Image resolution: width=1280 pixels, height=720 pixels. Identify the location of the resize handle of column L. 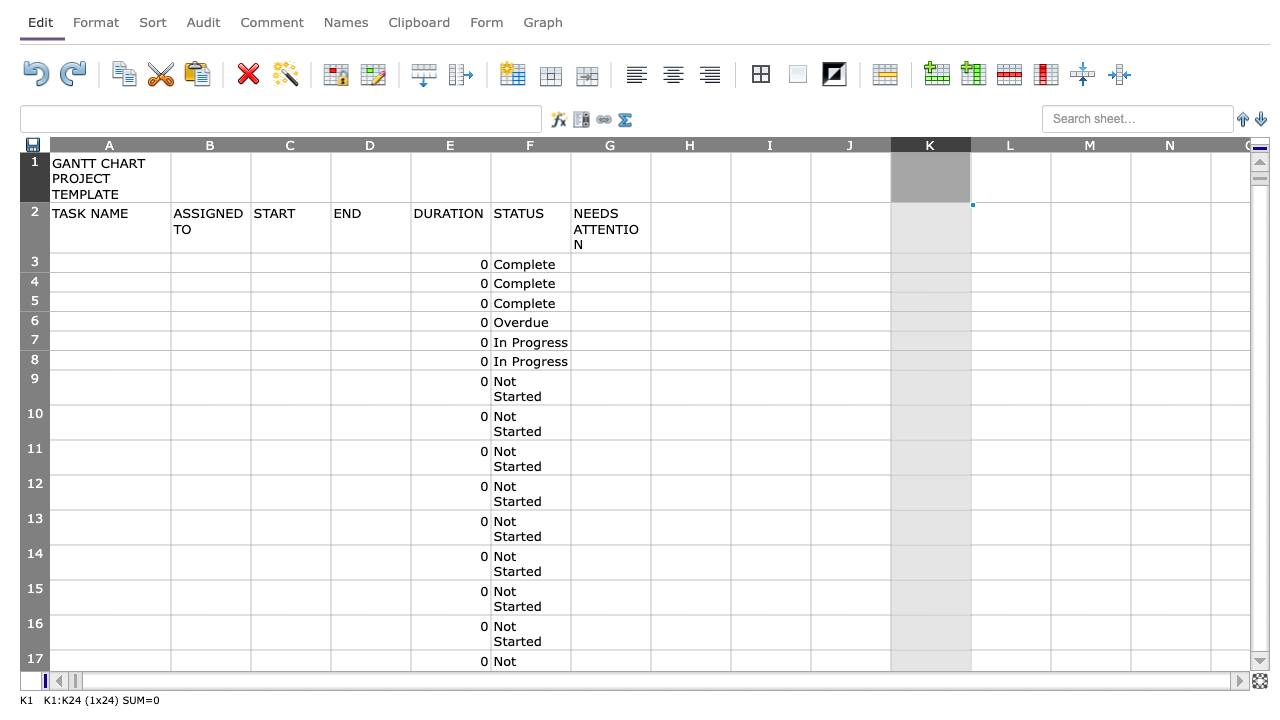
(1050, 143).